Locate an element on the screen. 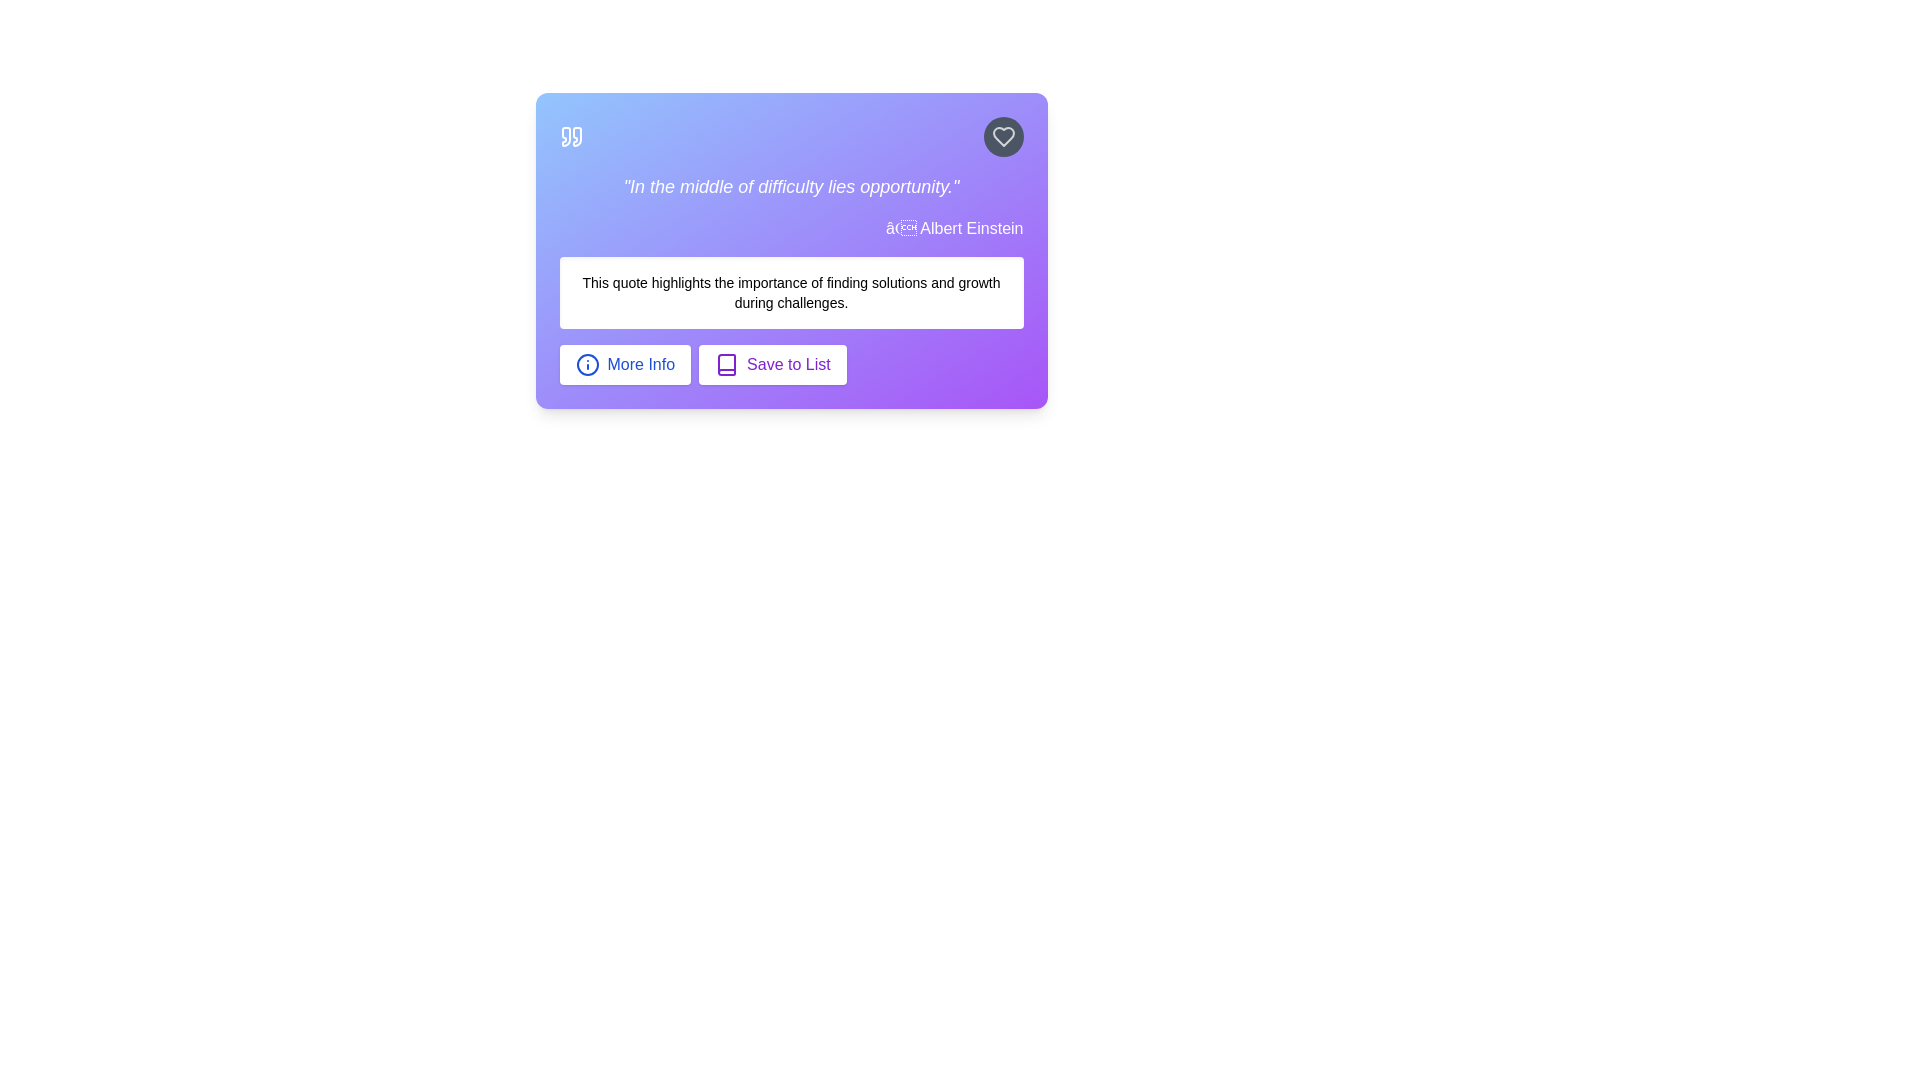  the text element that displays the message 'This quote highlights the importance of finding solutions and growth during challenges.' is located at coordinates (790, 293).